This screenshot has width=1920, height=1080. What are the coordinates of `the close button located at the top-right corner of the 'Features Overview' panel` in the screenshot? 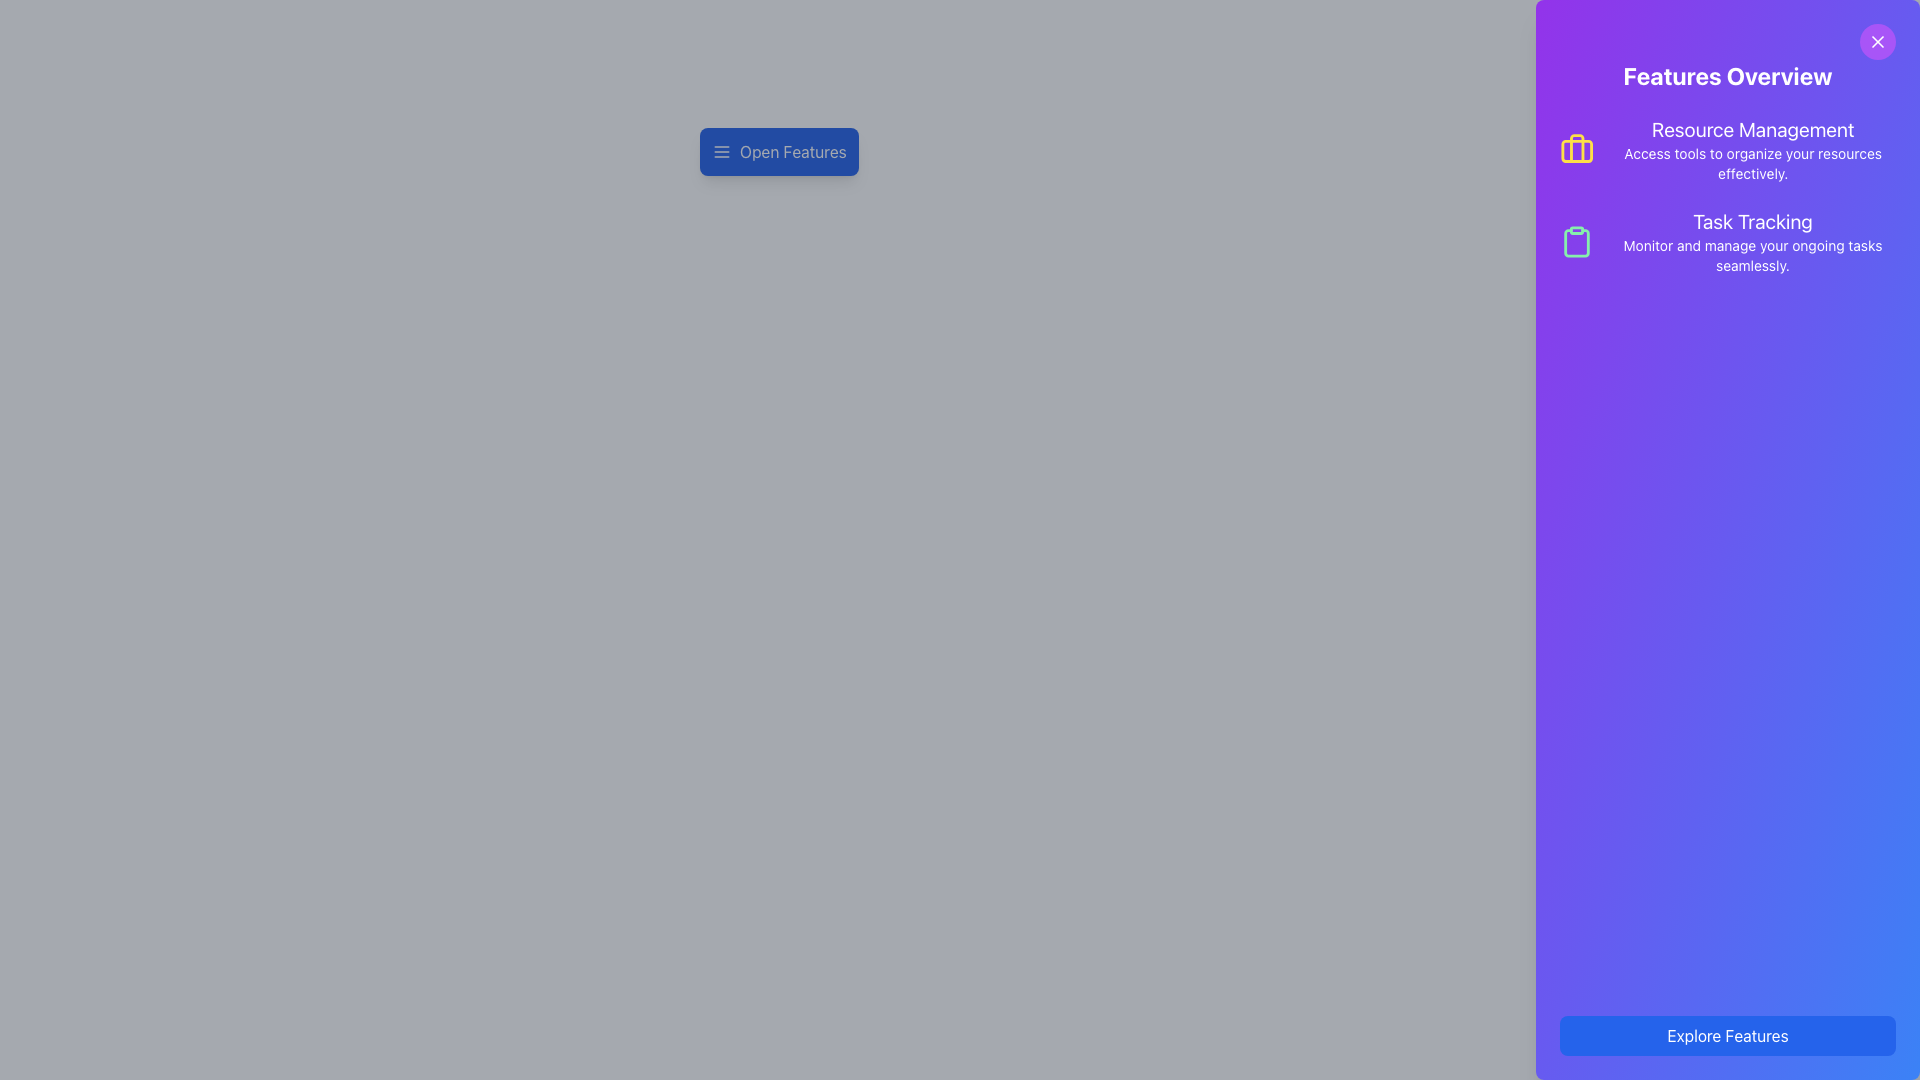 It's located at (1876, 42).